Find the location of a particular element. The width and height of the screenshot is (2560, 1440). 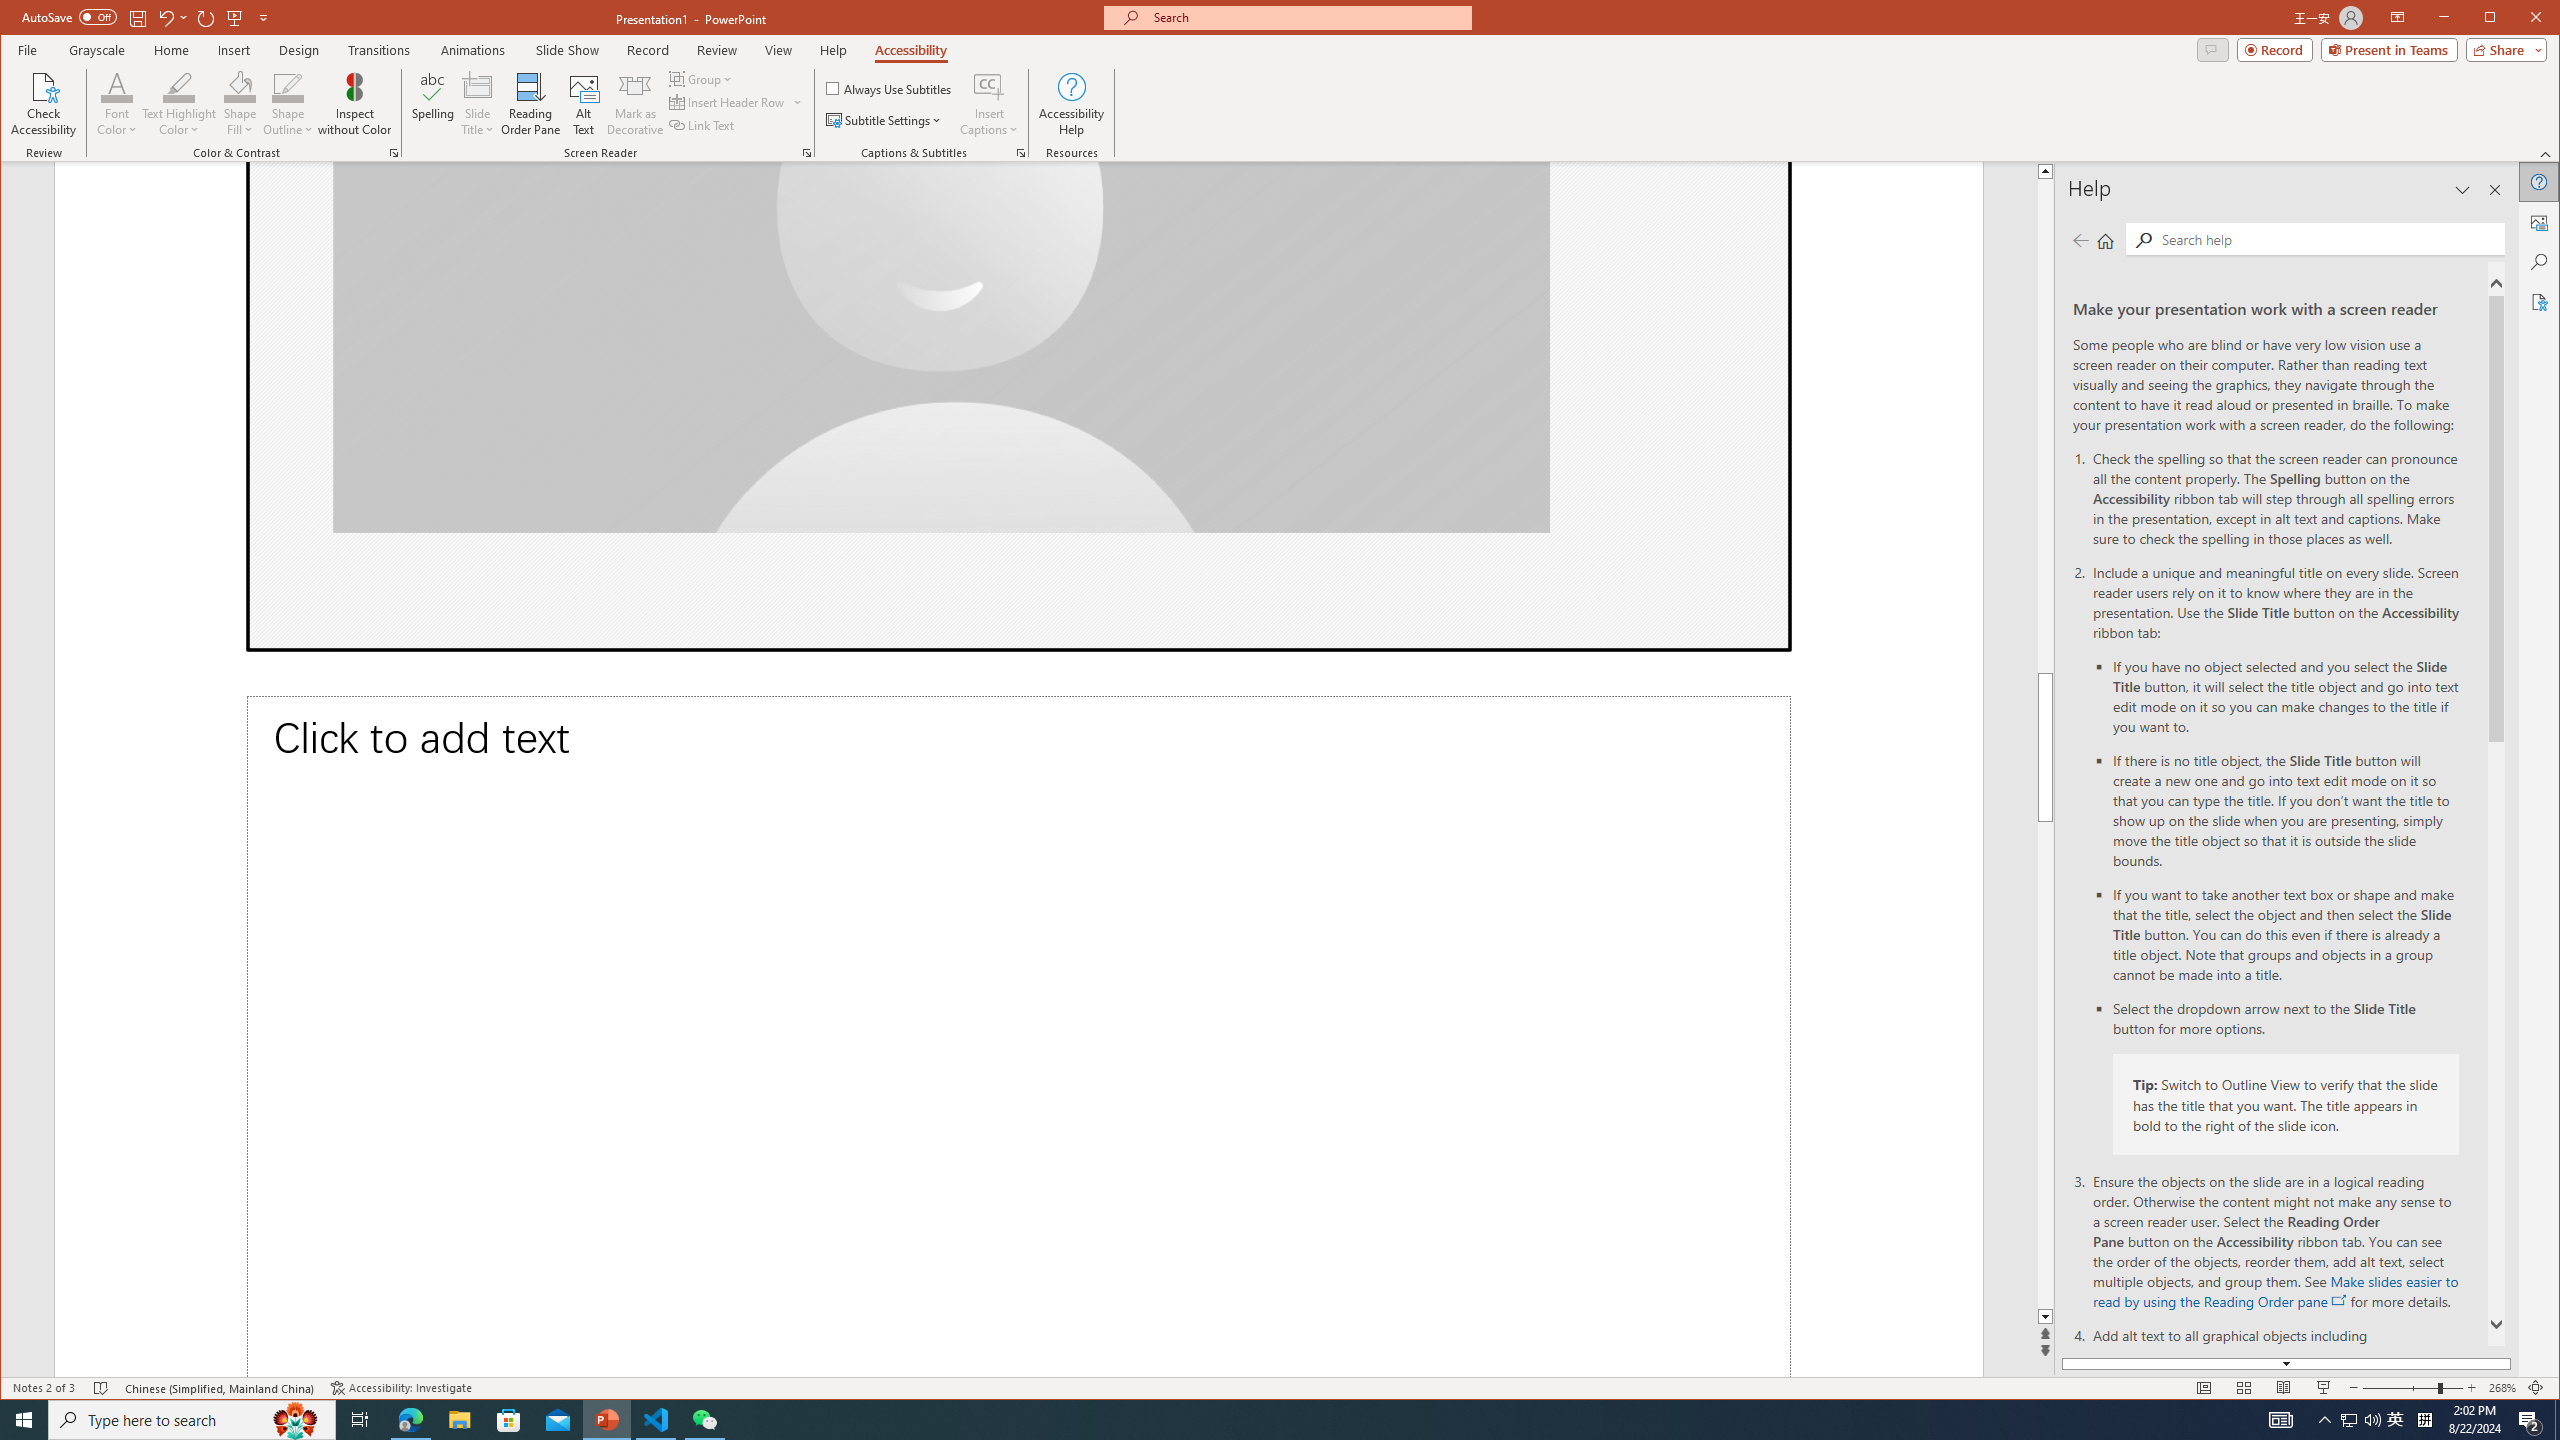

'Always Use Subtitles' is located at coordinates (888, 87).